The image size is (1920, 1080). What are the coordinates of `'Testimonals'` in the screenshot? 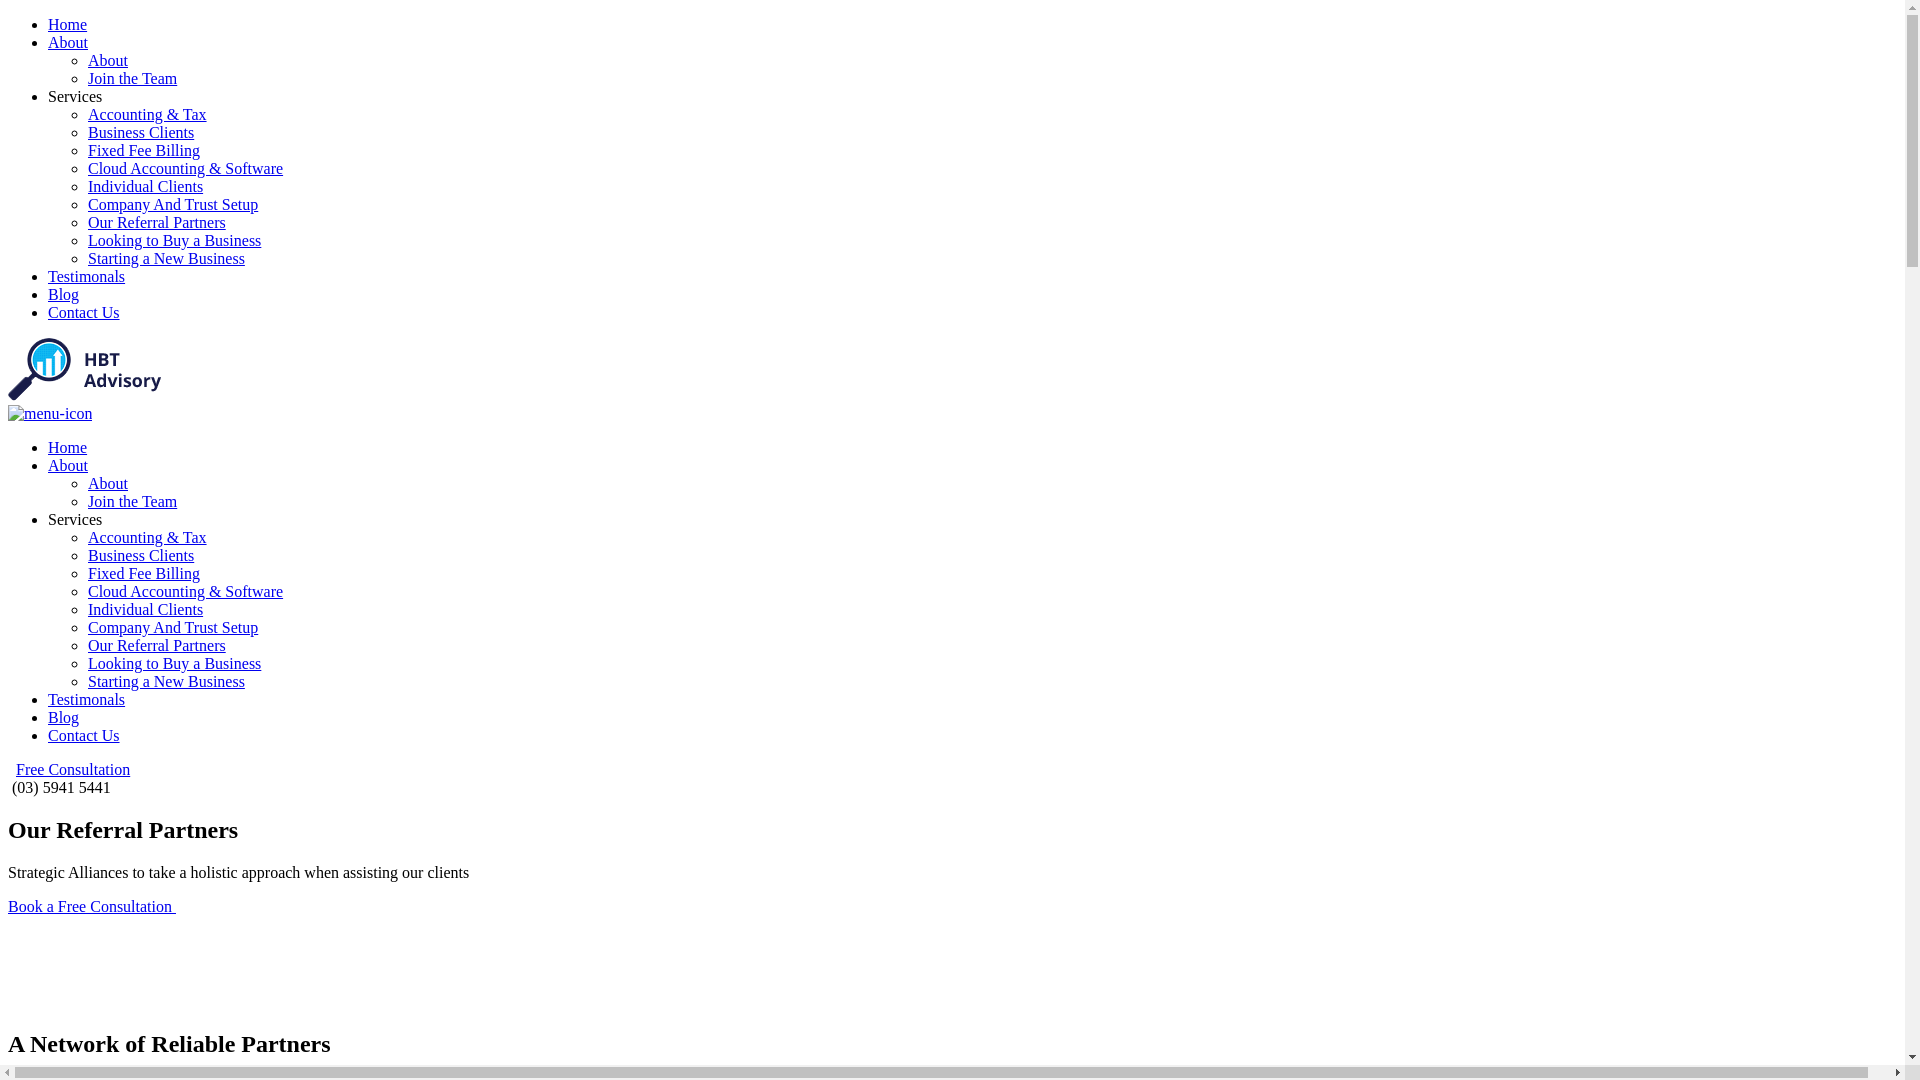 It's located at (85, 276).